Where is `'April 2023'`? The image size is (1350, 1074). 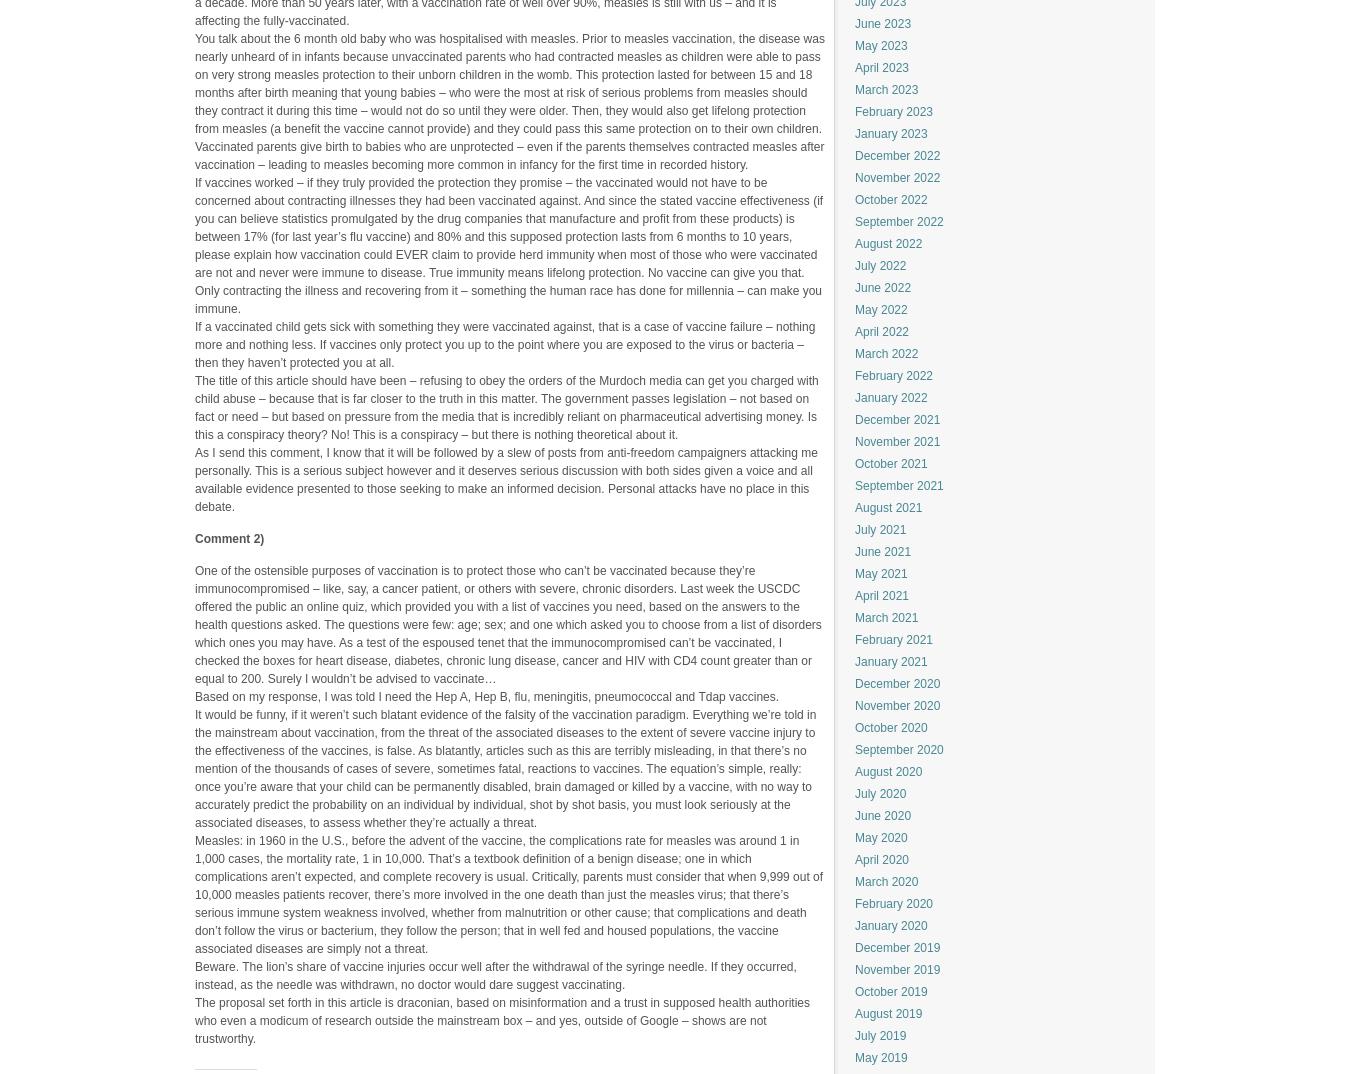
'April 2023' is located at coordinates (854, 67).